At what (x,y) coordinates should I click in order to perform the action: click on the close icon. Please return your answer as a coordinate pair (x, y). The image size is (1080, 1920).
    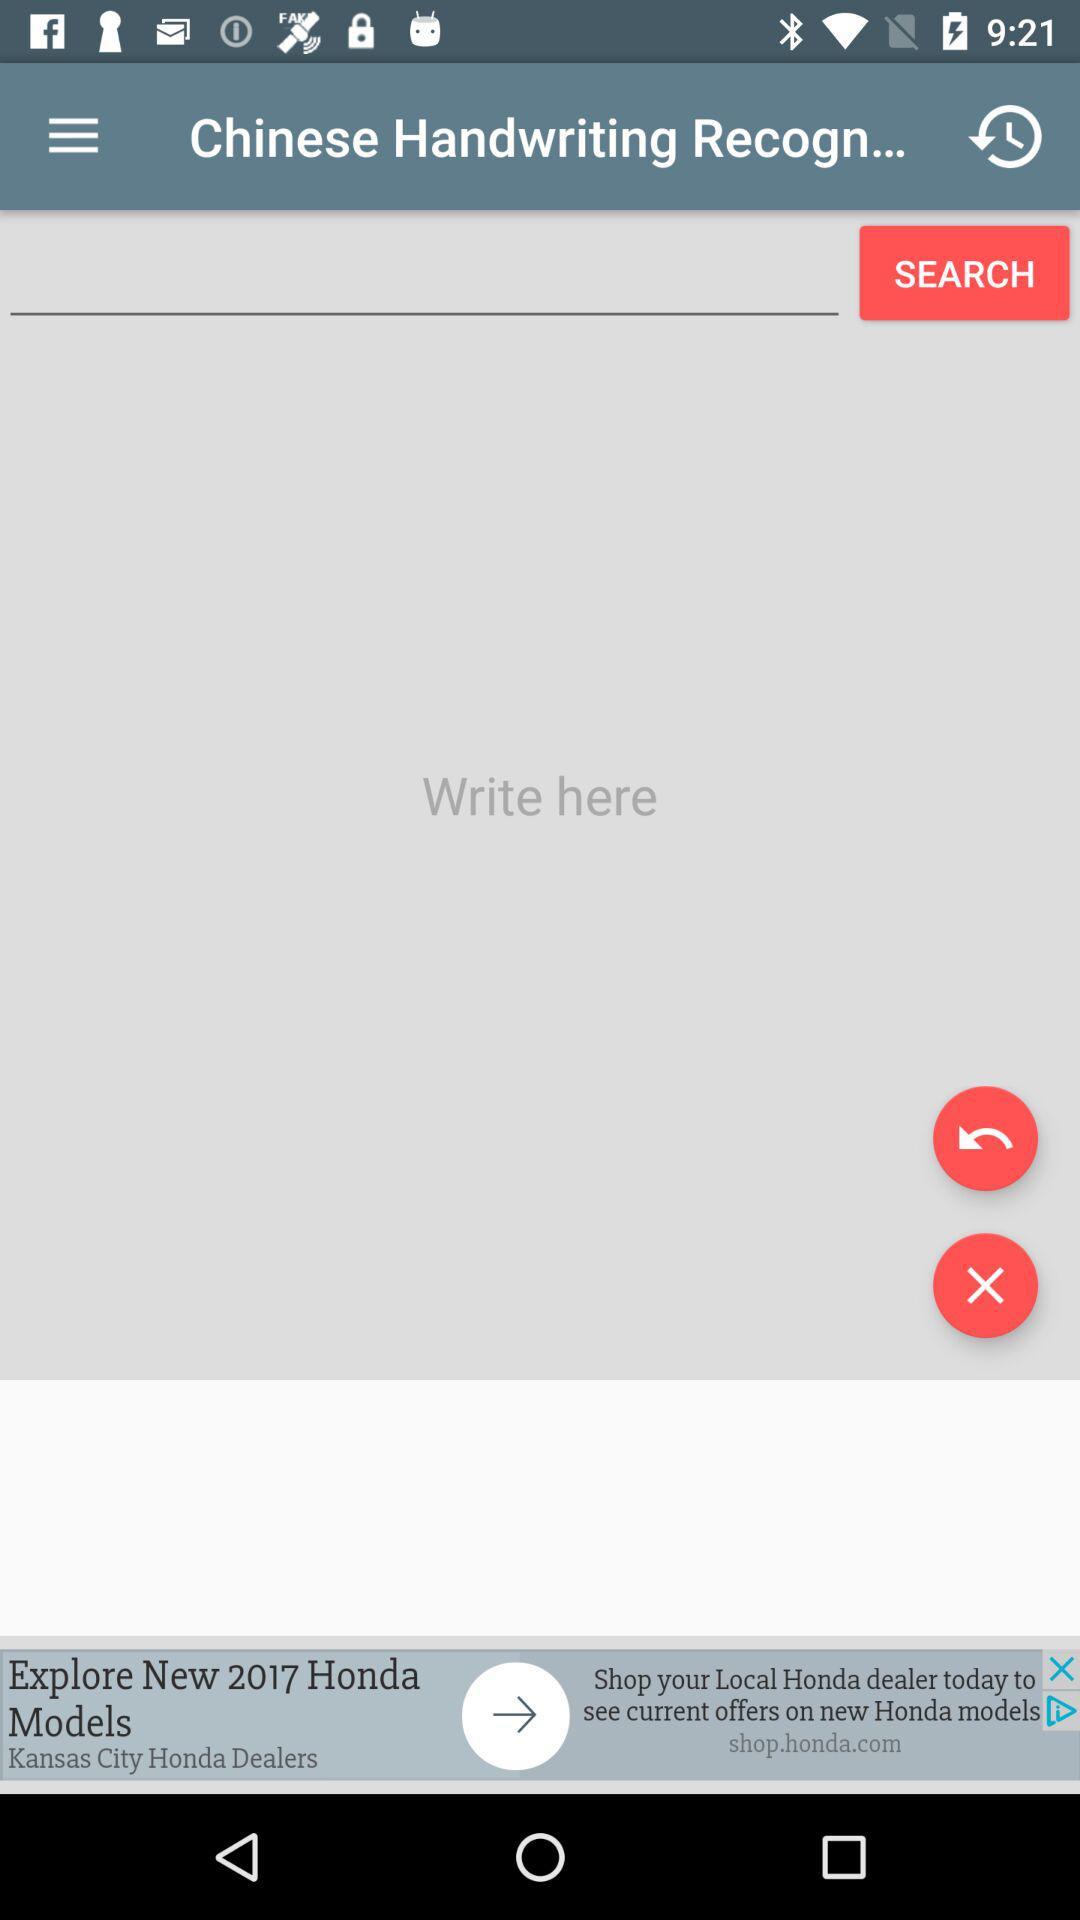
    Looking at the image, I should click on (984, 1285).